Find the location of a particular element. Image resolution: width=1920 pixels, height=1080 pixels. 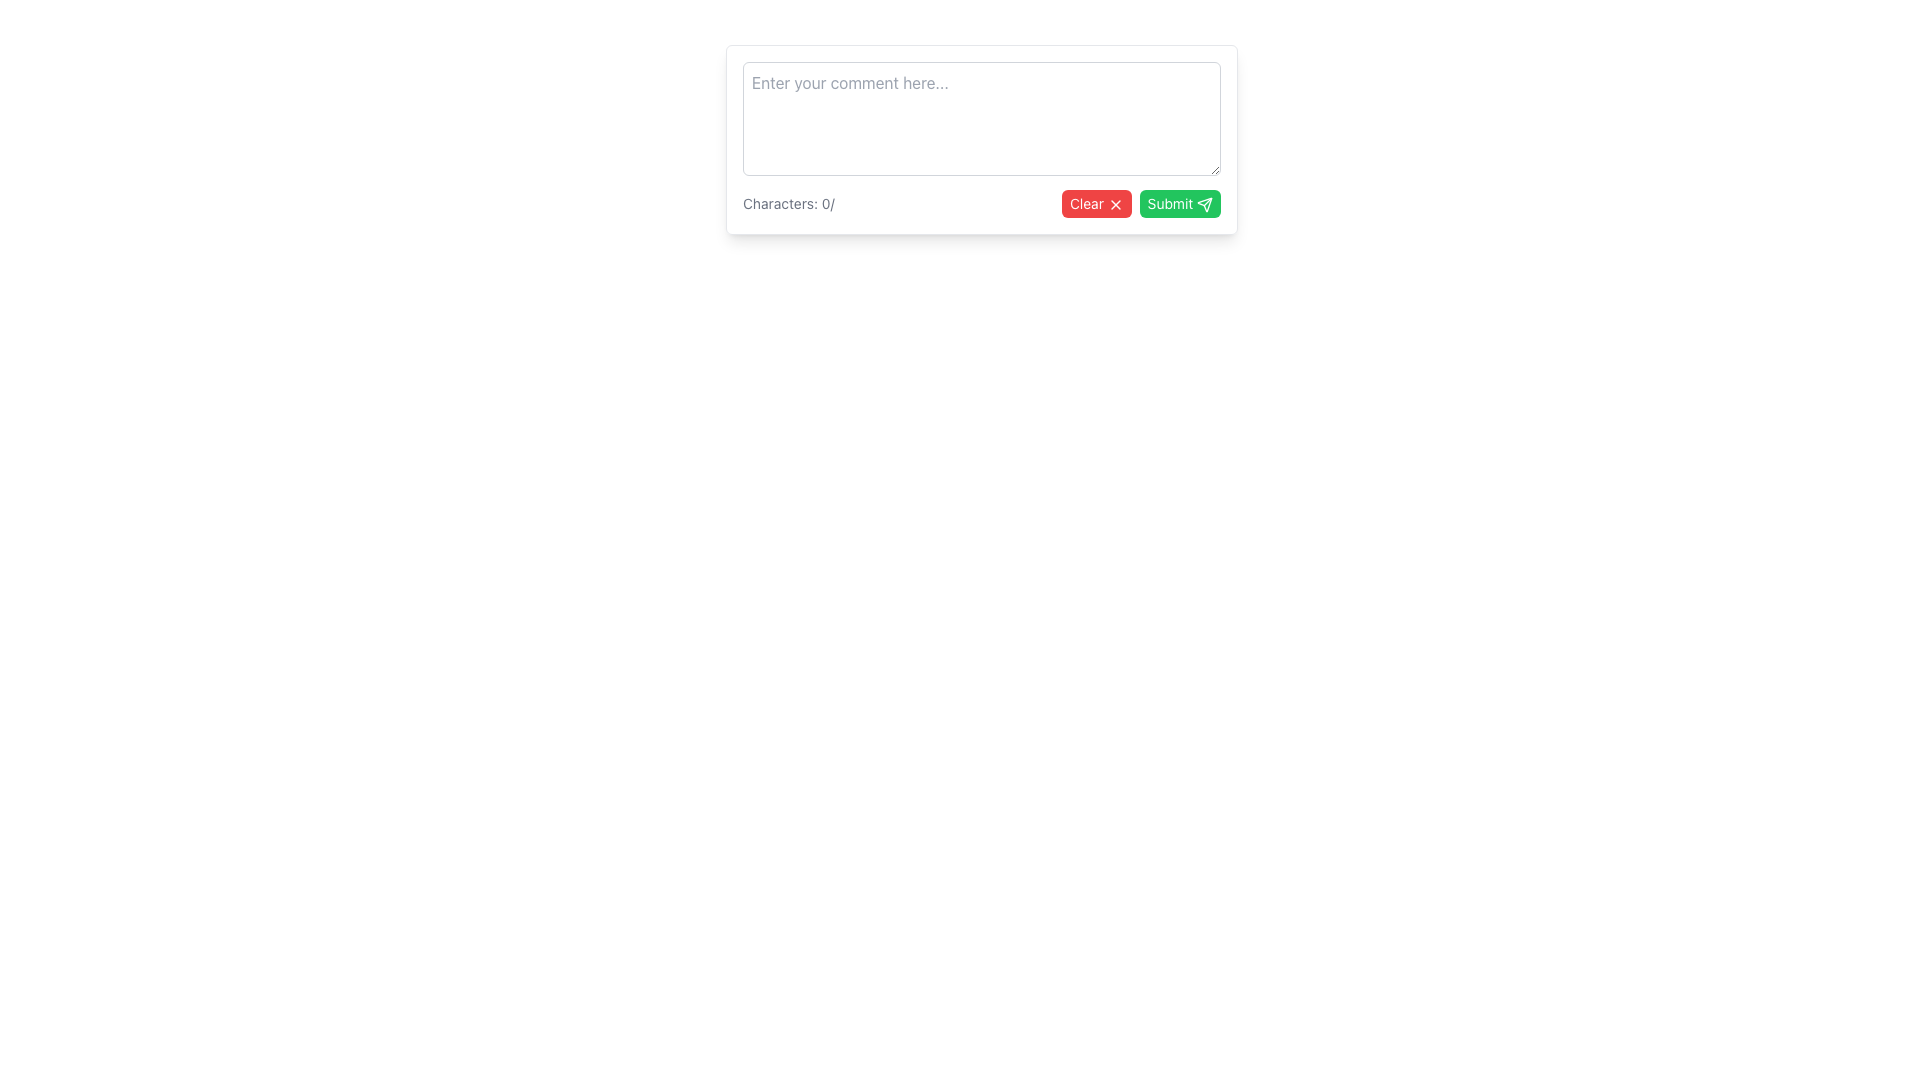

the comment input box located in the upper-middle section of the interface for interaction details is located at coordinates (982, 138).